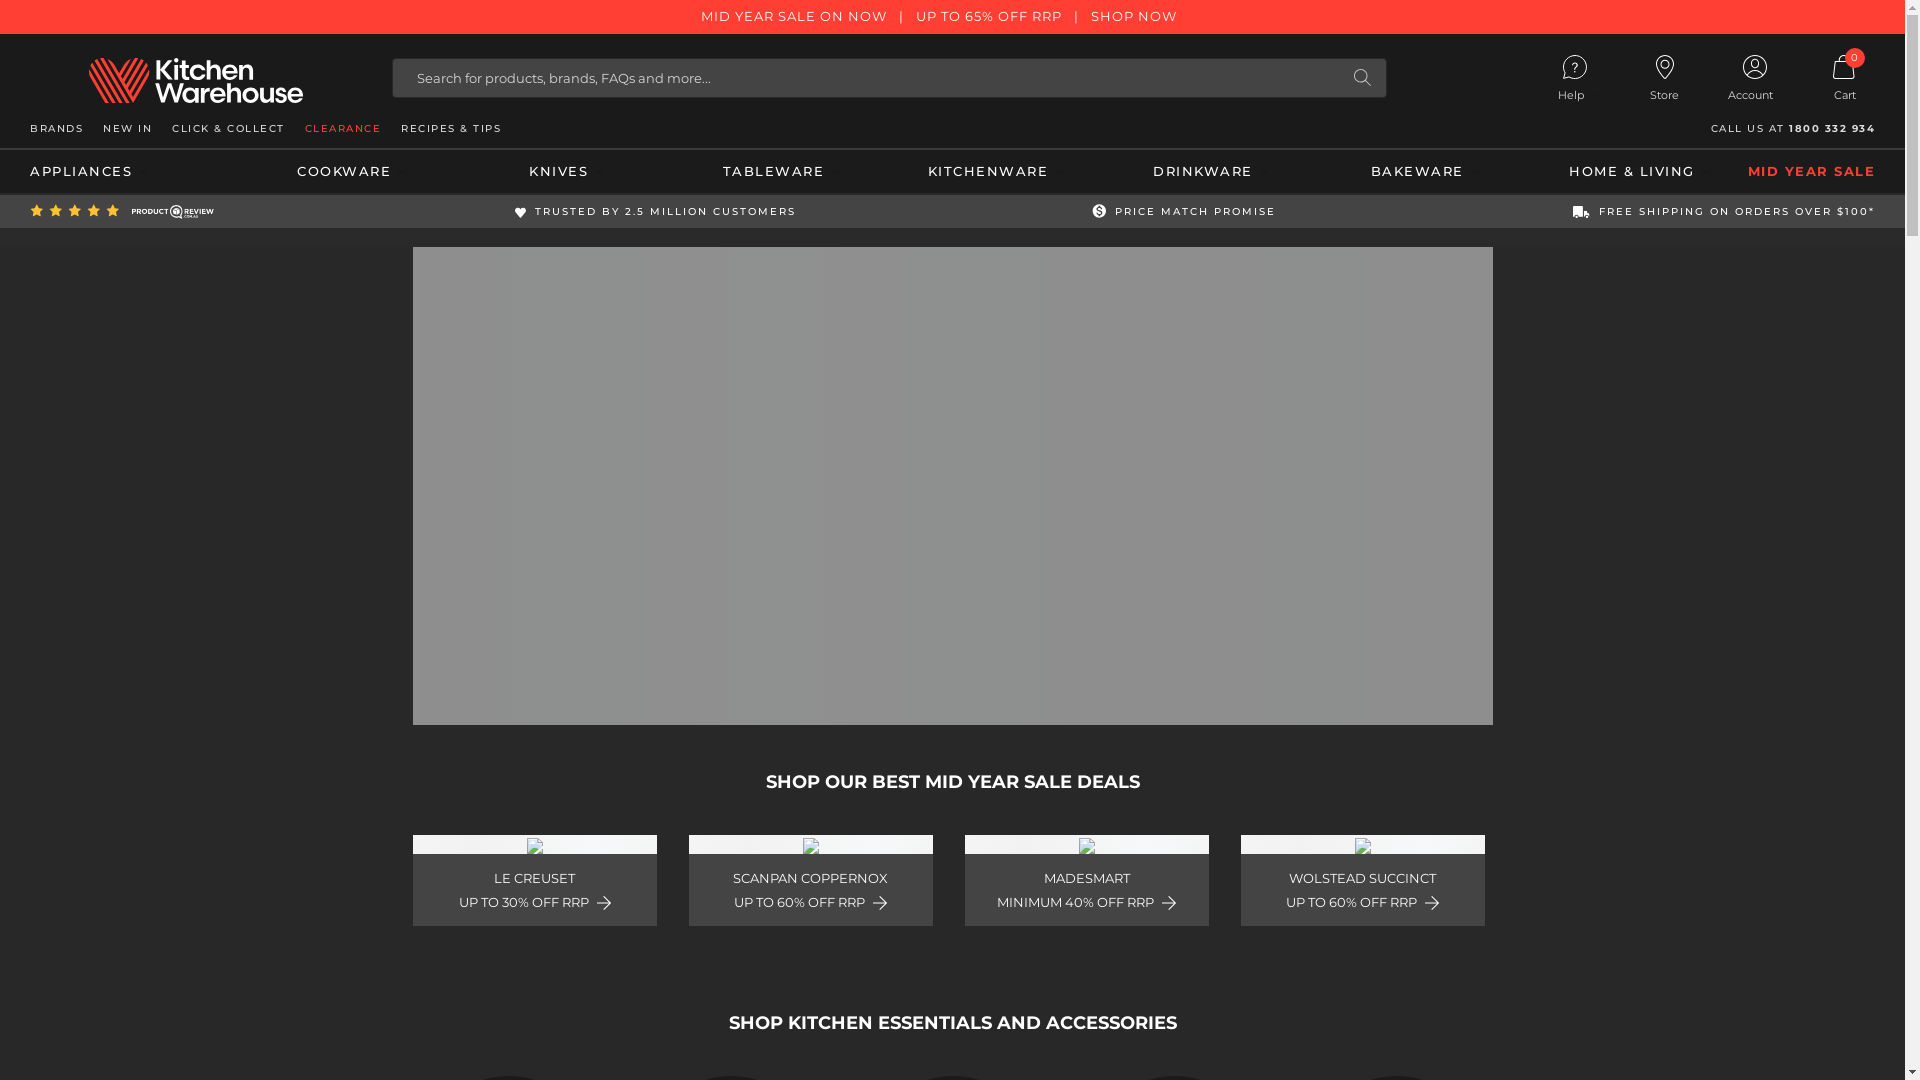 This screenshot has height=1080, width=1920. Describe the element at coordinates (1102, 171) in the screenshot. I see `'DRINKWARE'` at that location.